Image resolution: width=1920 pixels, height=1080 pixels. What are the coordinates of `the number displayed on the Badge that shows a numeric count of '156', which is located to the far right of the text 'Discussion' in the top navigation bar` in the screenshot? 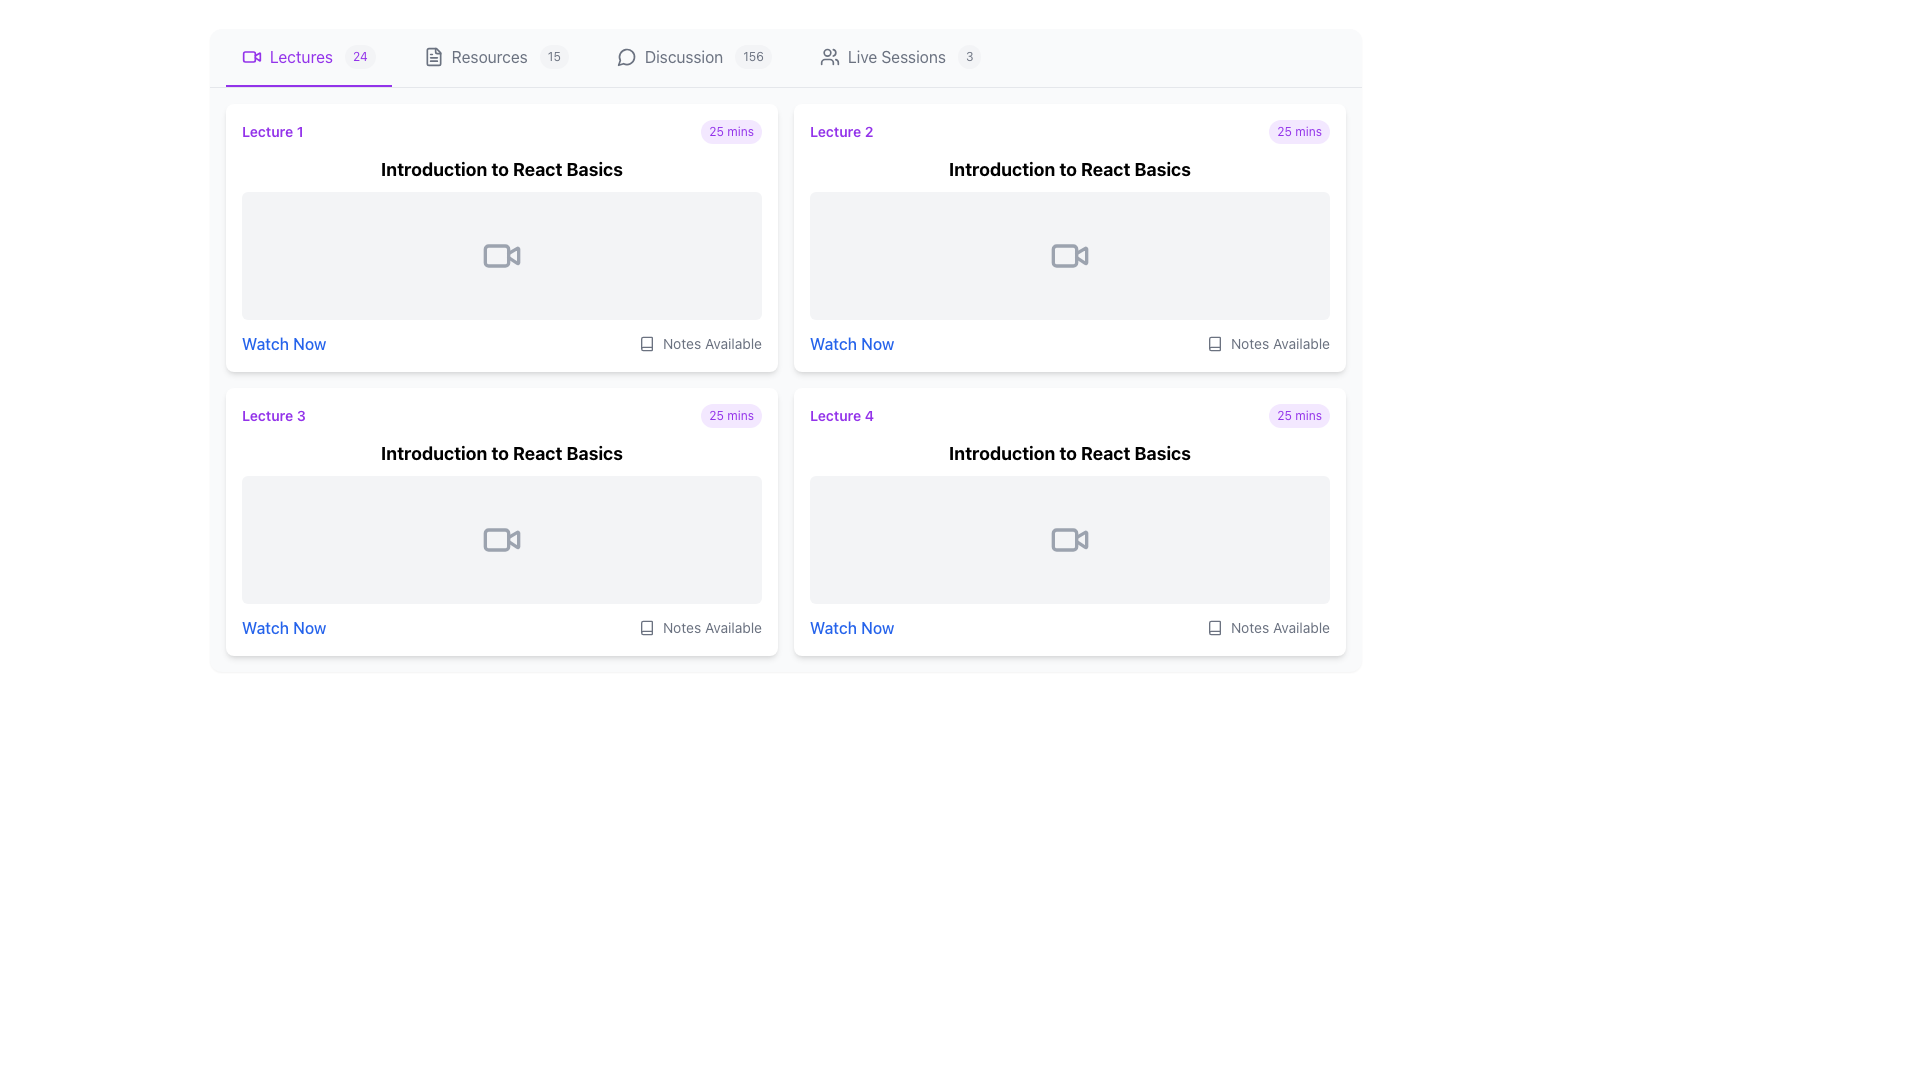 It's located at (752, 56).